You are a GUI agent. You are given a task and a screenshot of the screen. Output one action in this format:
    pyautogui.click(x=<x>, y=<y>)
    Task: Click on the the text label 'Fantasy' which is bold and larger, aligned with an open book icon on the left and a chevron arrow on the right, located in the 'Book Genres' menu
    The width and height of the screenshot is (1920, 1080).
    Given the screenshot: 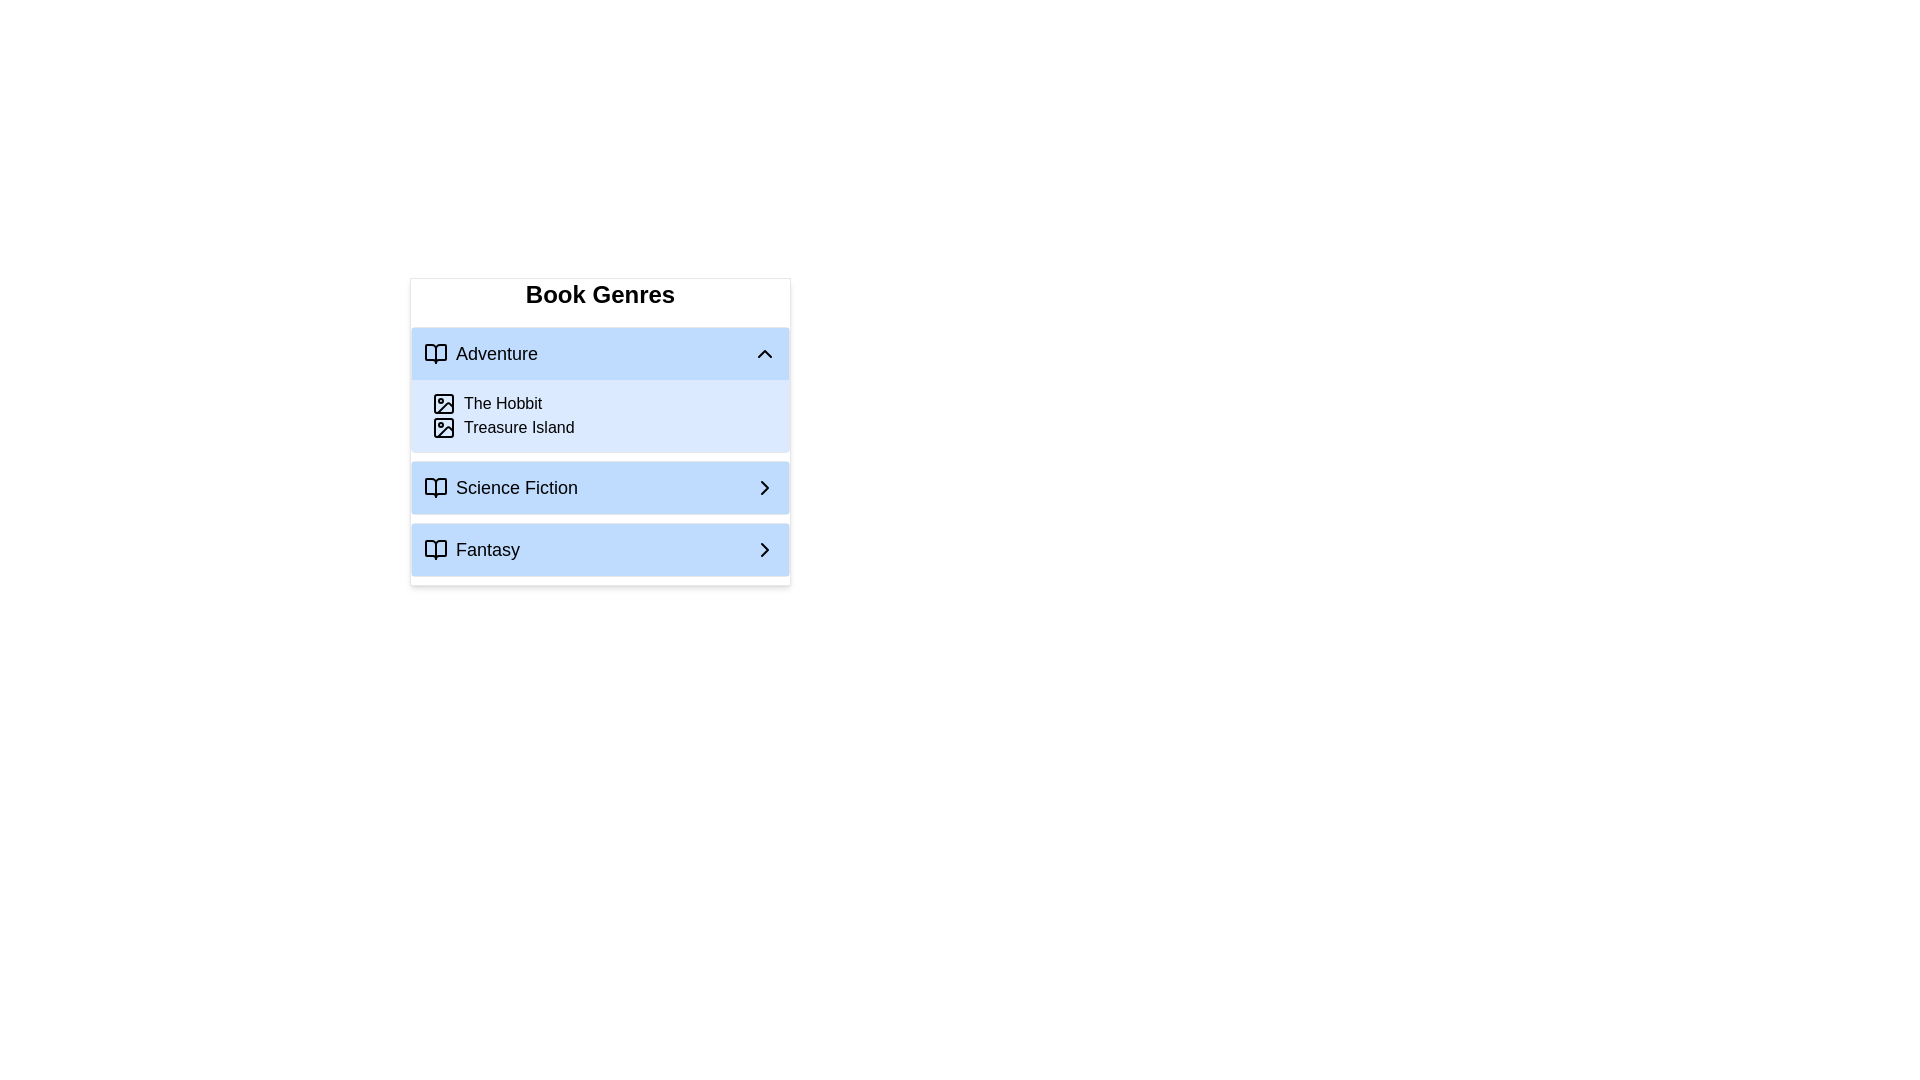 What is the action you would take?
    pyautogui.click(x=470, y=550)
    